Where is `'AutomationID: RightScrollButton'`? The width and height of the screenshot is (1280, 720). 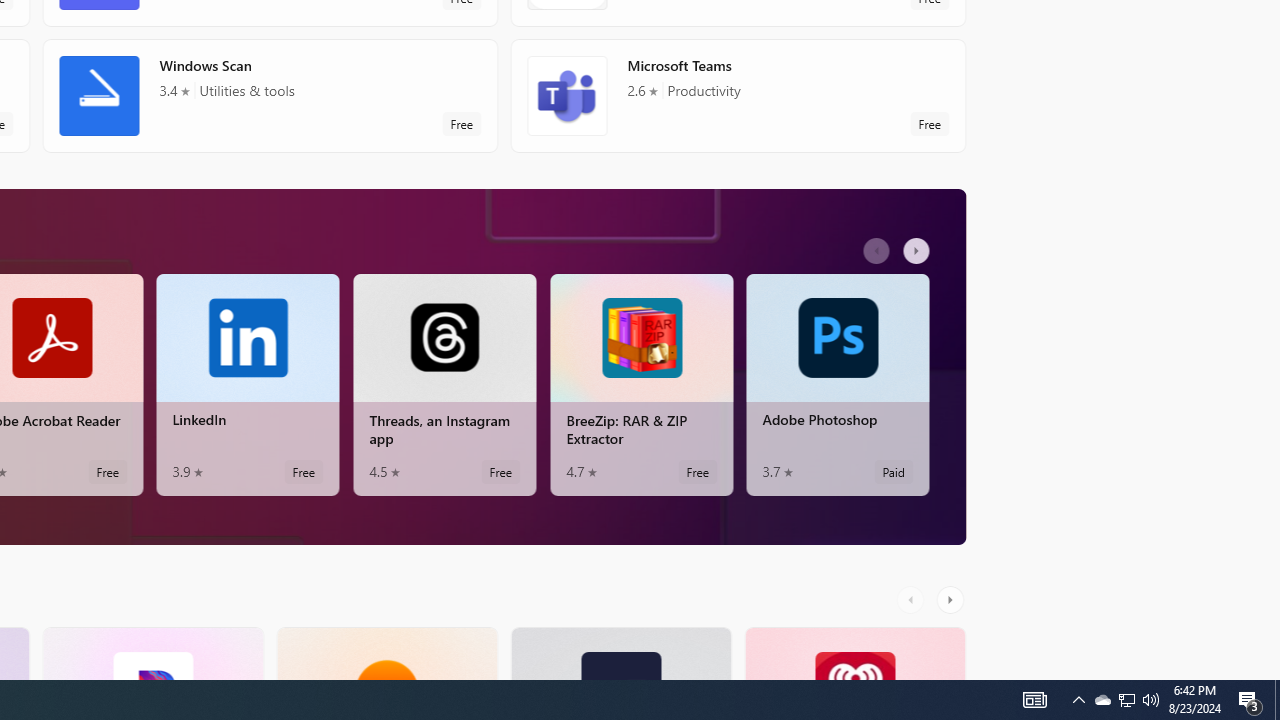 'AutomationID: RightScrollButton' is located at coordinates (951, 598).